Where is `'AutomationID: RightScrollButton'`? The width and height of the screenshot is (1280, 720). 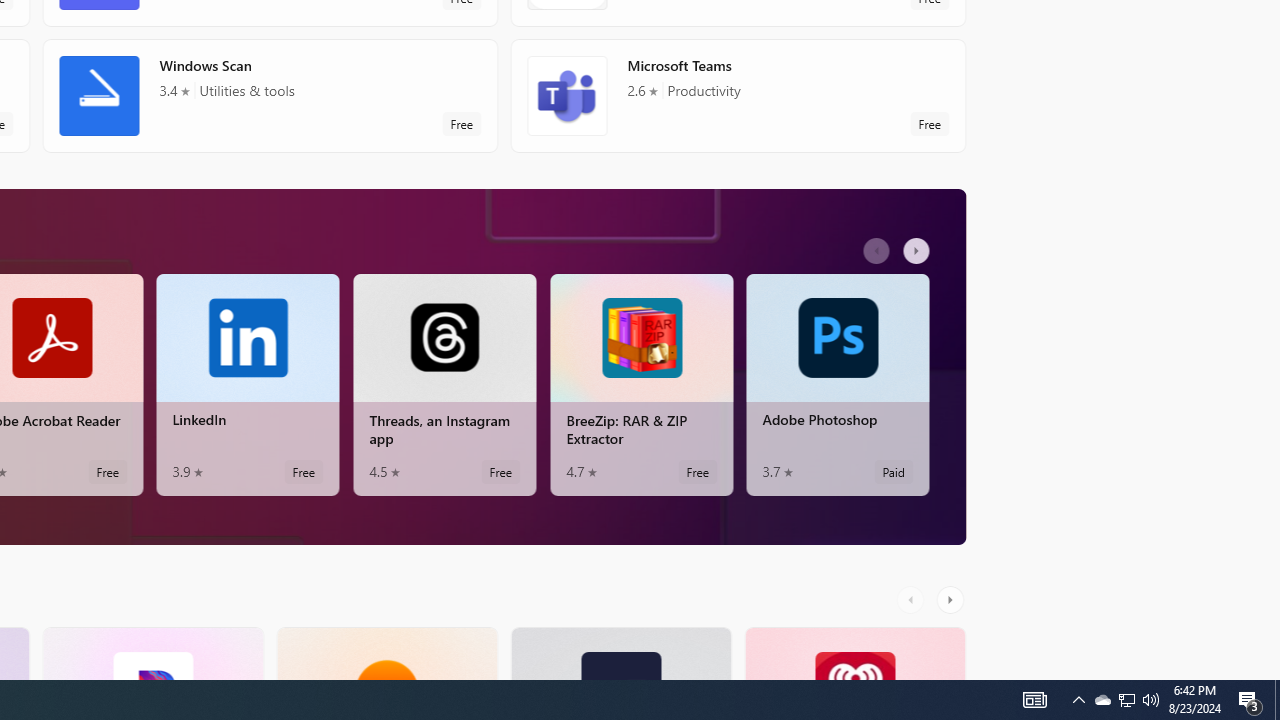 'AutomationID: RightScrollButton' is located at coordinates (951, 598).